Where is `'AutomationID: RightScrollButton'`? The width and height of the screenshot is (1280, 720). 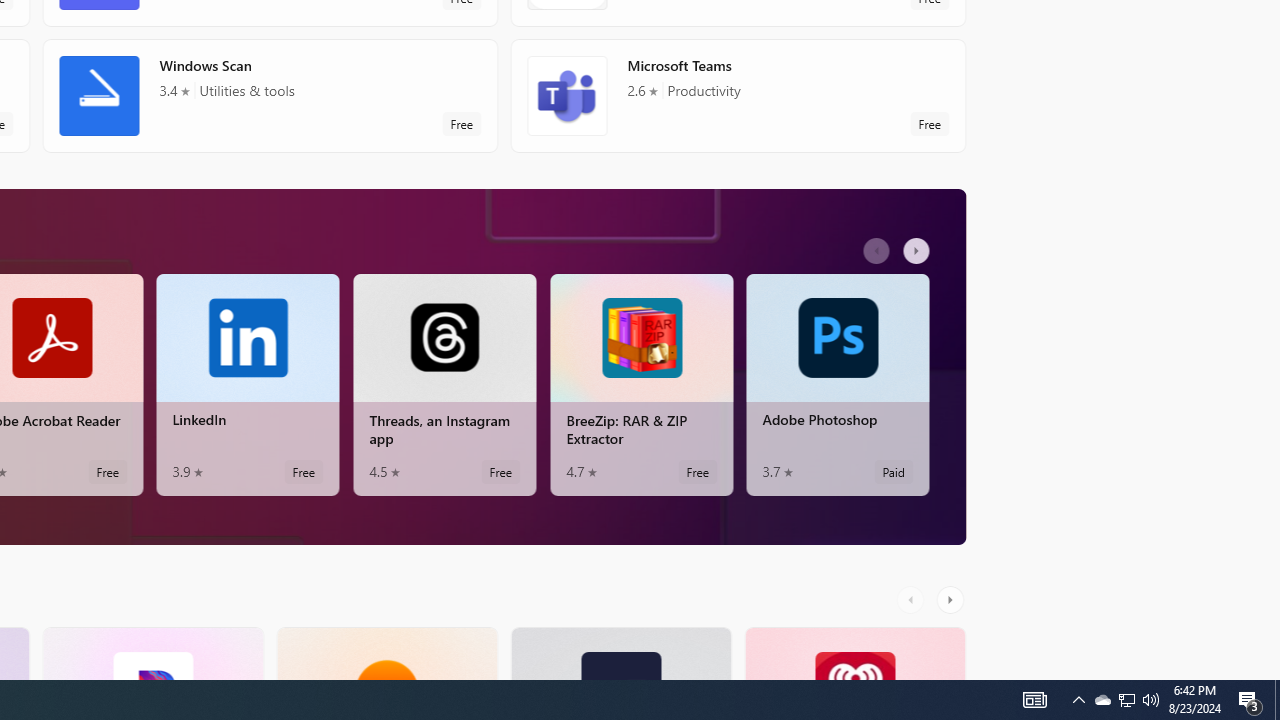 'AutomationID: RightScrollButton' is located at coordinates (951, 598).